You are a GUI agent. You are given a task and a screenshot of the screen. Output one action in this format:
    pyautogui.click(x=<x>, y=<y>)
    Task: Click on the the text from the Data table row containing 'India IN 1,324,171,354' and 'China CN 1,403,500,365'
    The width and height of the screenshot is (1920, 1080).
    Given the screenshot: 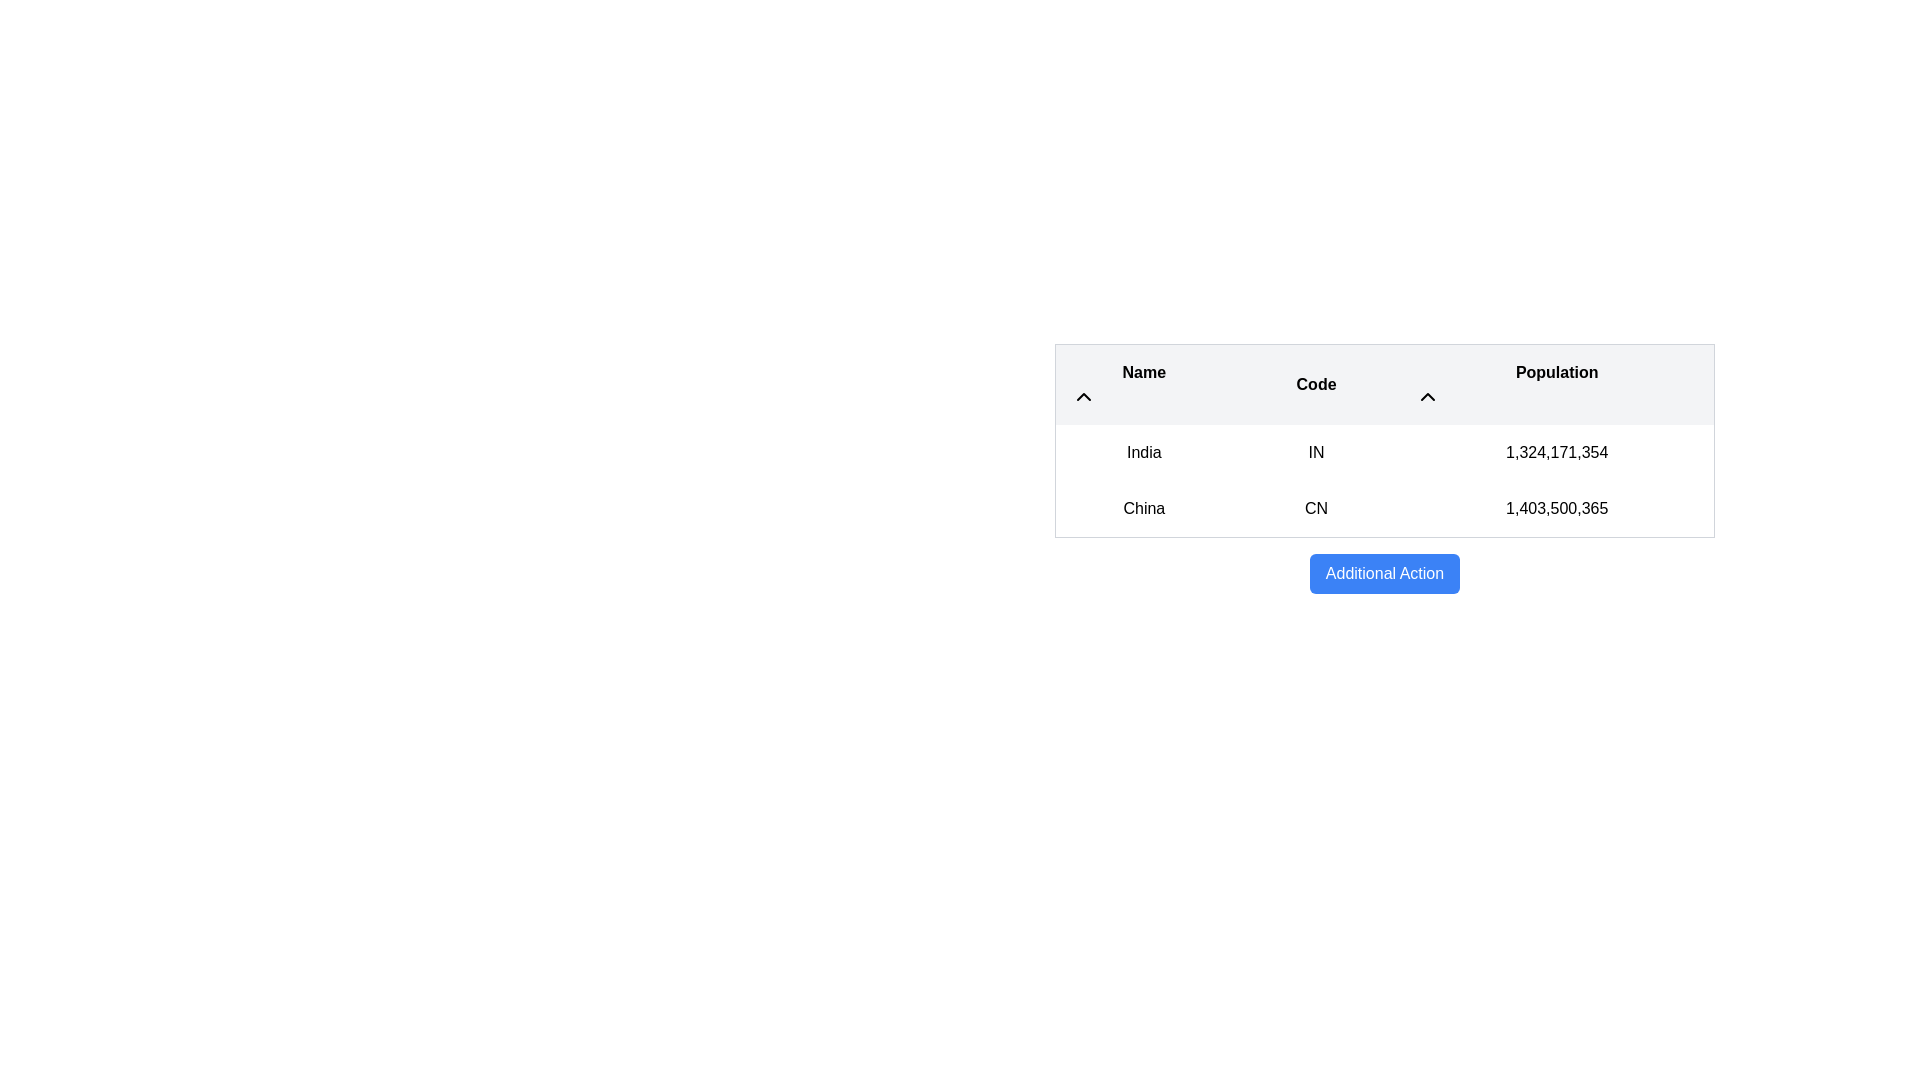 What is the action you would take?
    pyautogui.click(x=1384, y=481)
    